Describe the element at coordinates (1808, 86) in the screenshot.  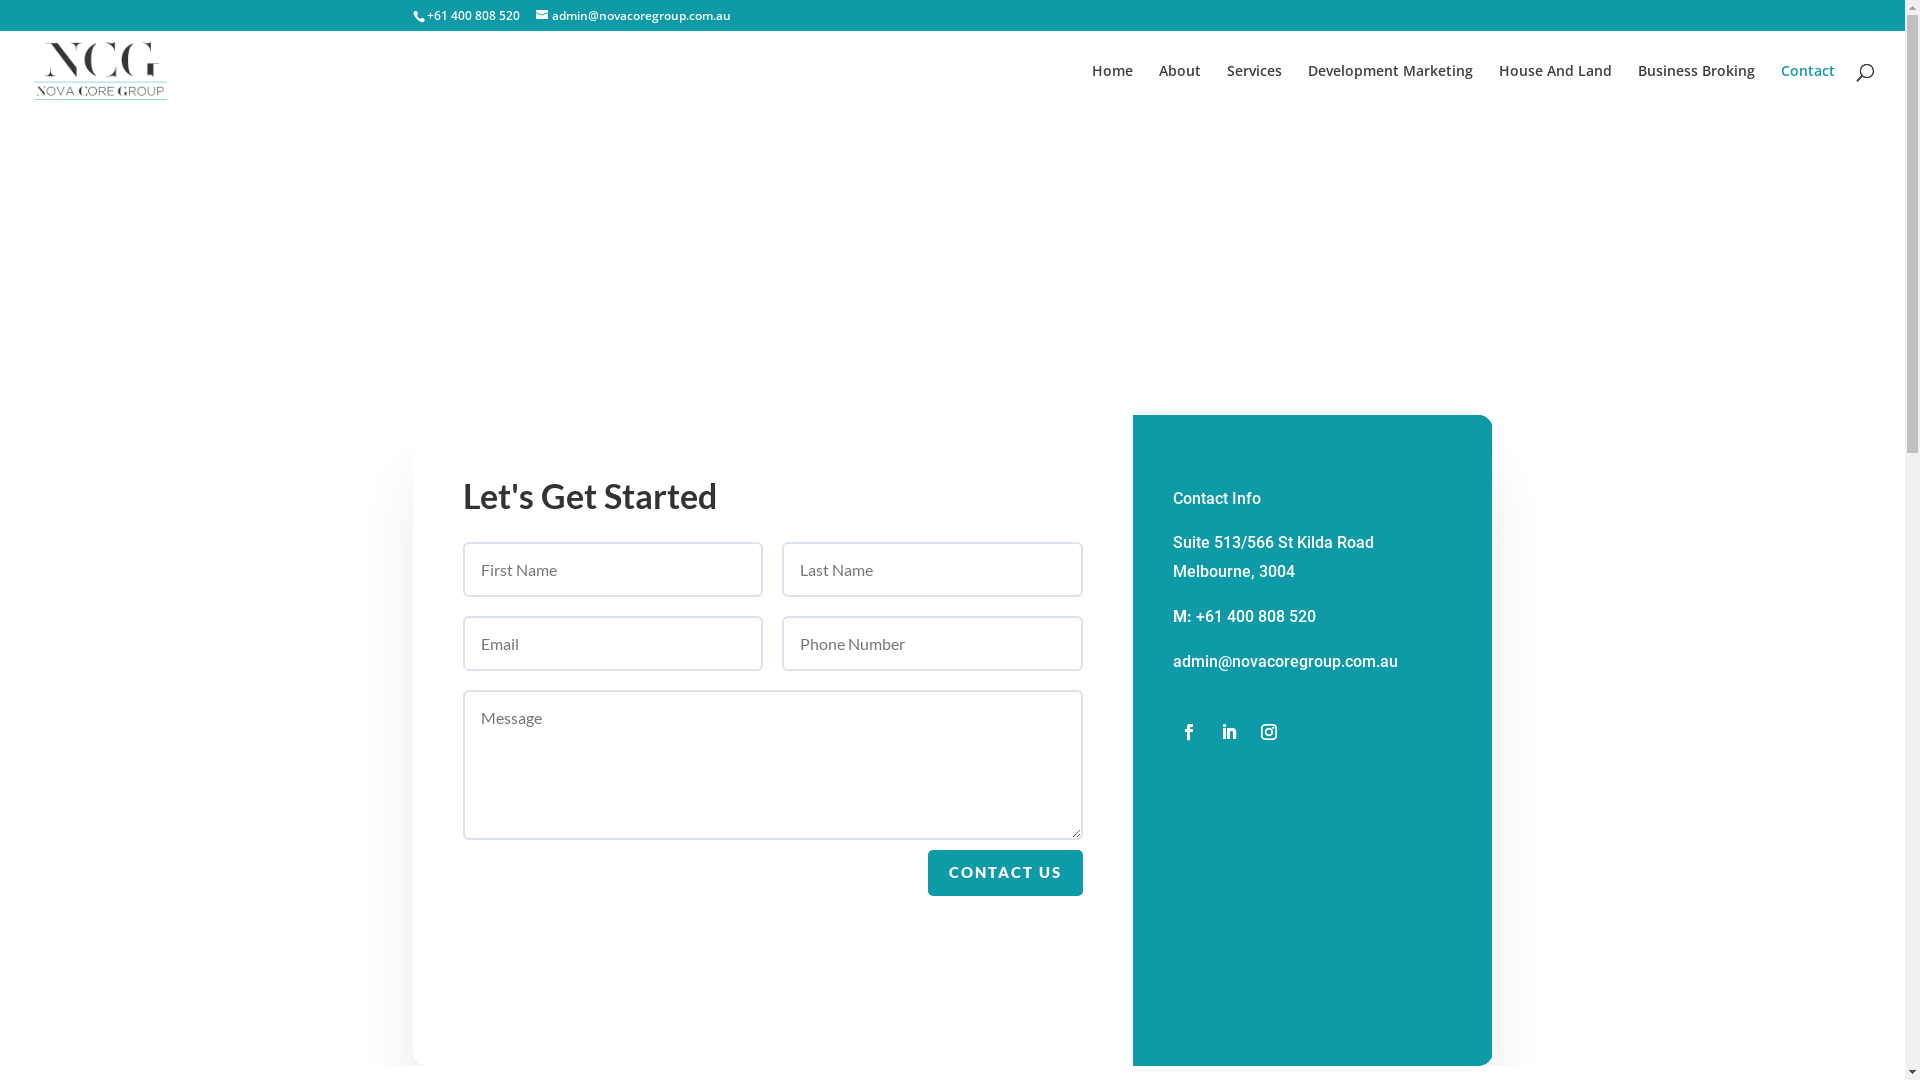
I see `'Contact'` at that location.